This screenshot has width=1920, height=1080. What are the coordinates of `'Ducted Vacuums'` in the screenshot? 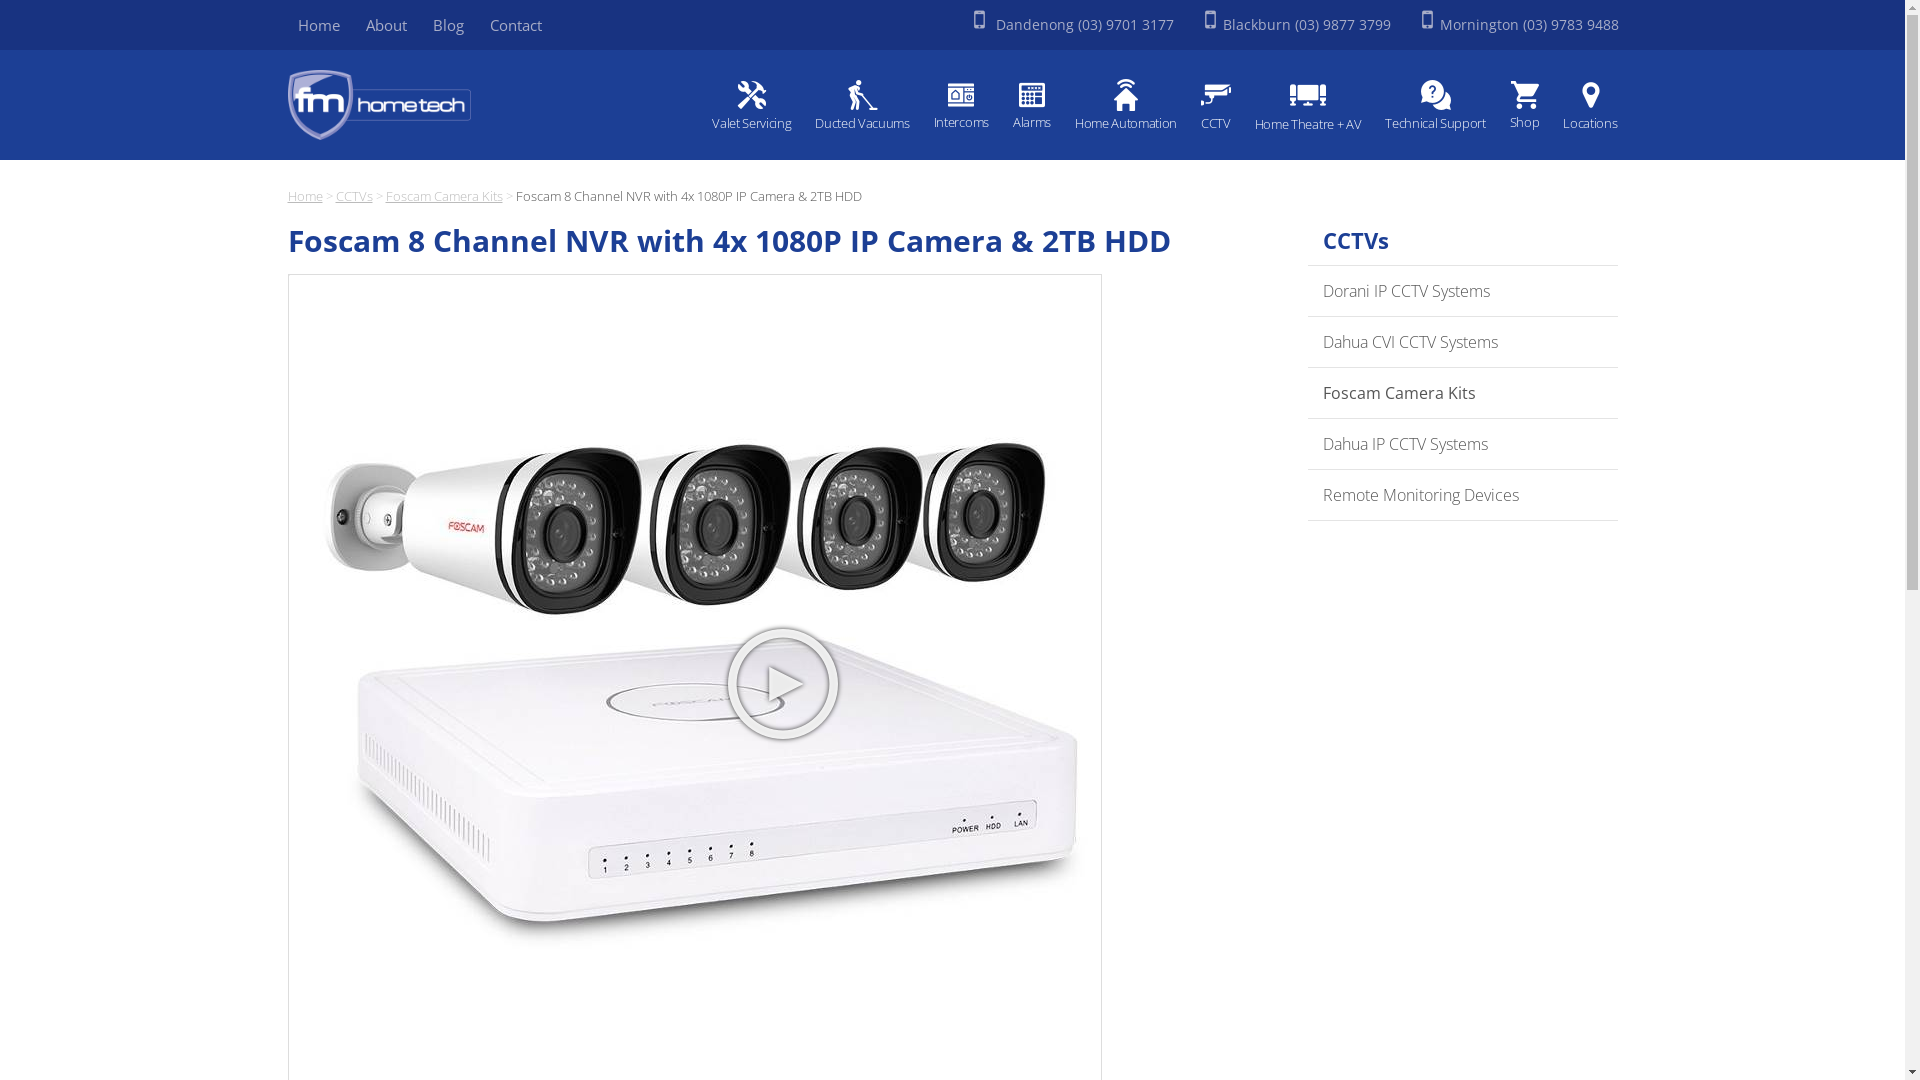 It's located at (862, 107).